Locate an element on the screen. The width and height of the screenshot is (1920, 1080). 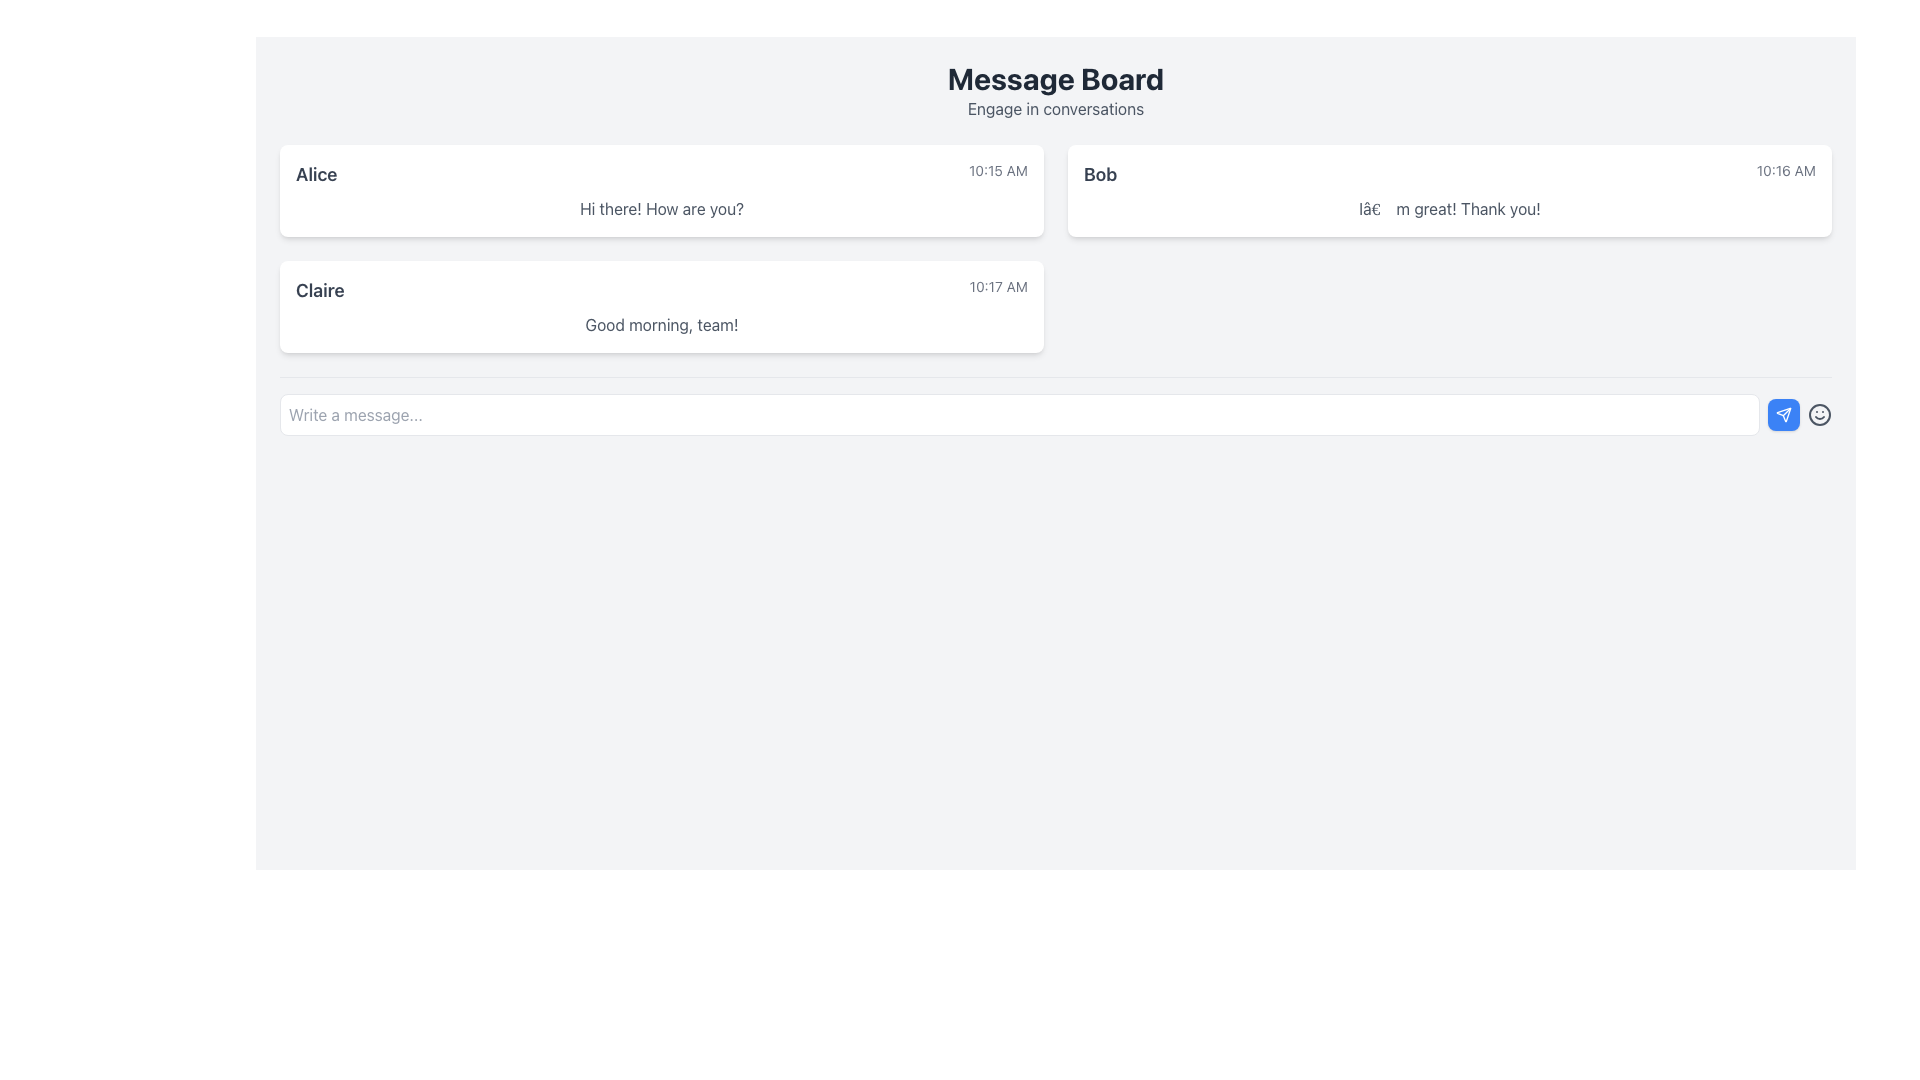
timestamp displayed on the right side of the layout, which is associated with the message or activity is located at coordinates (998, 173).